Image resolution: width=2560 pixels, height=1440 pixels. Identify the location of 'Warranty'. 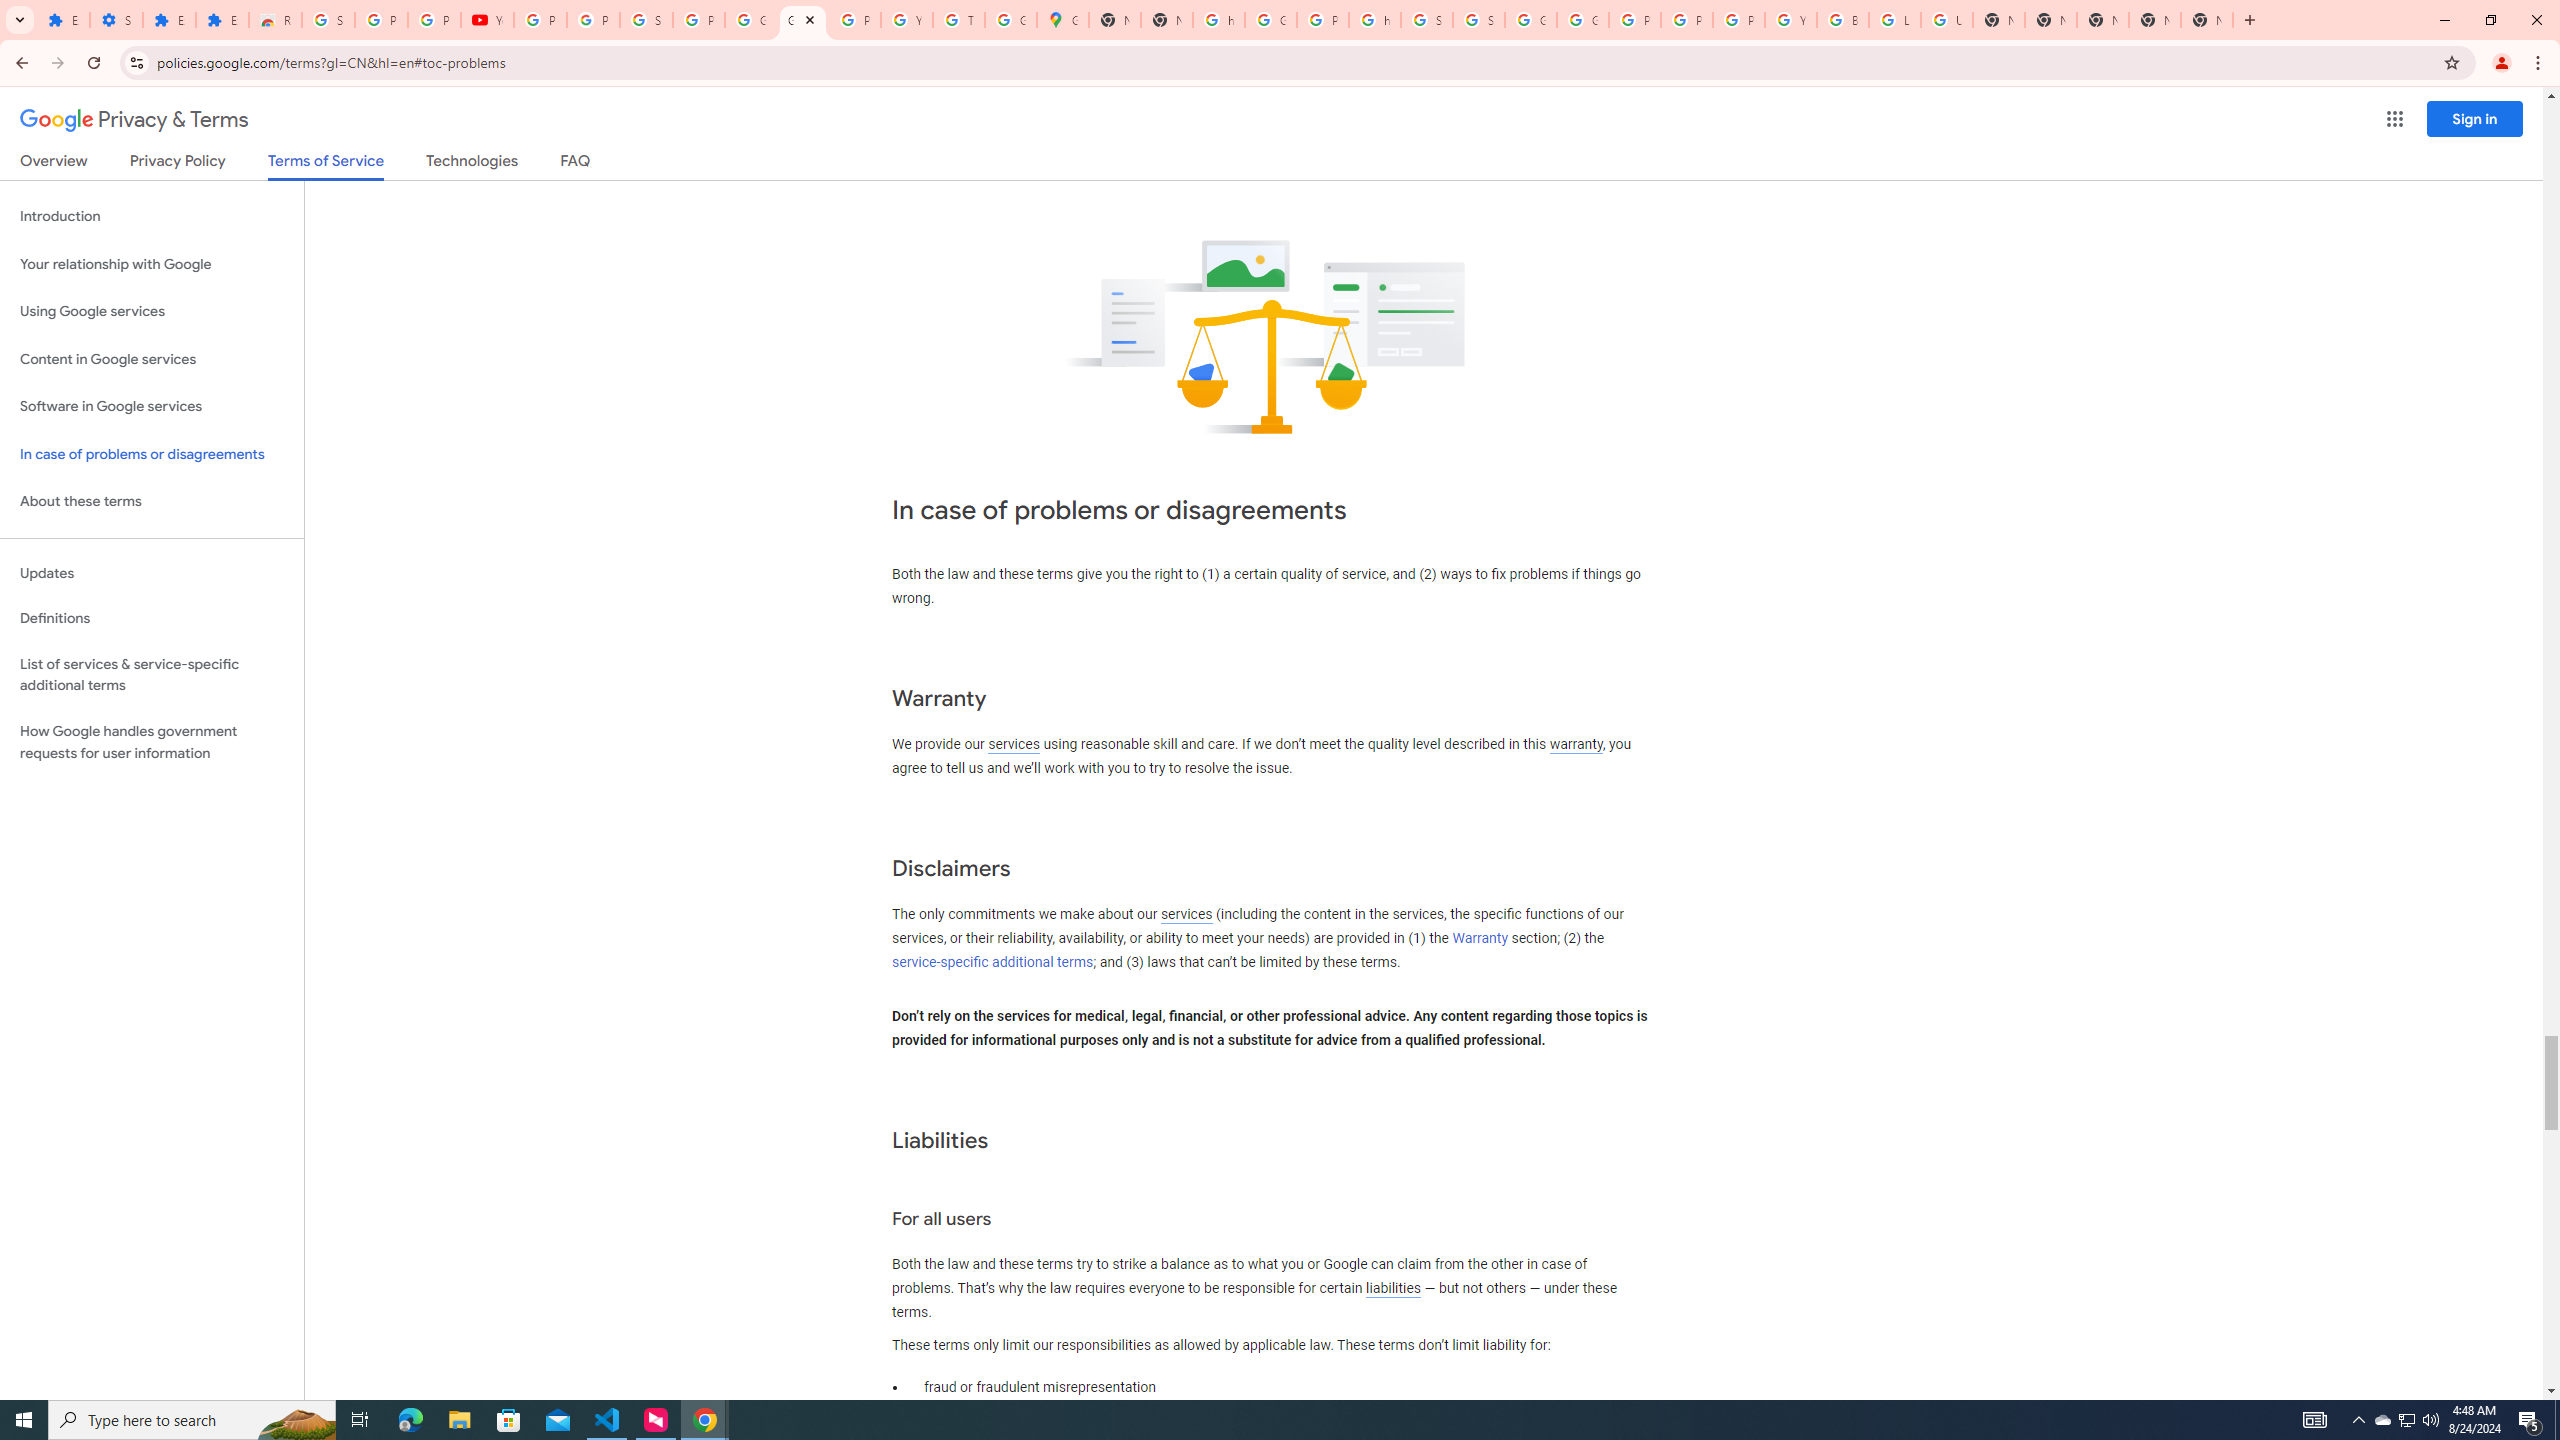
(1479, 938).